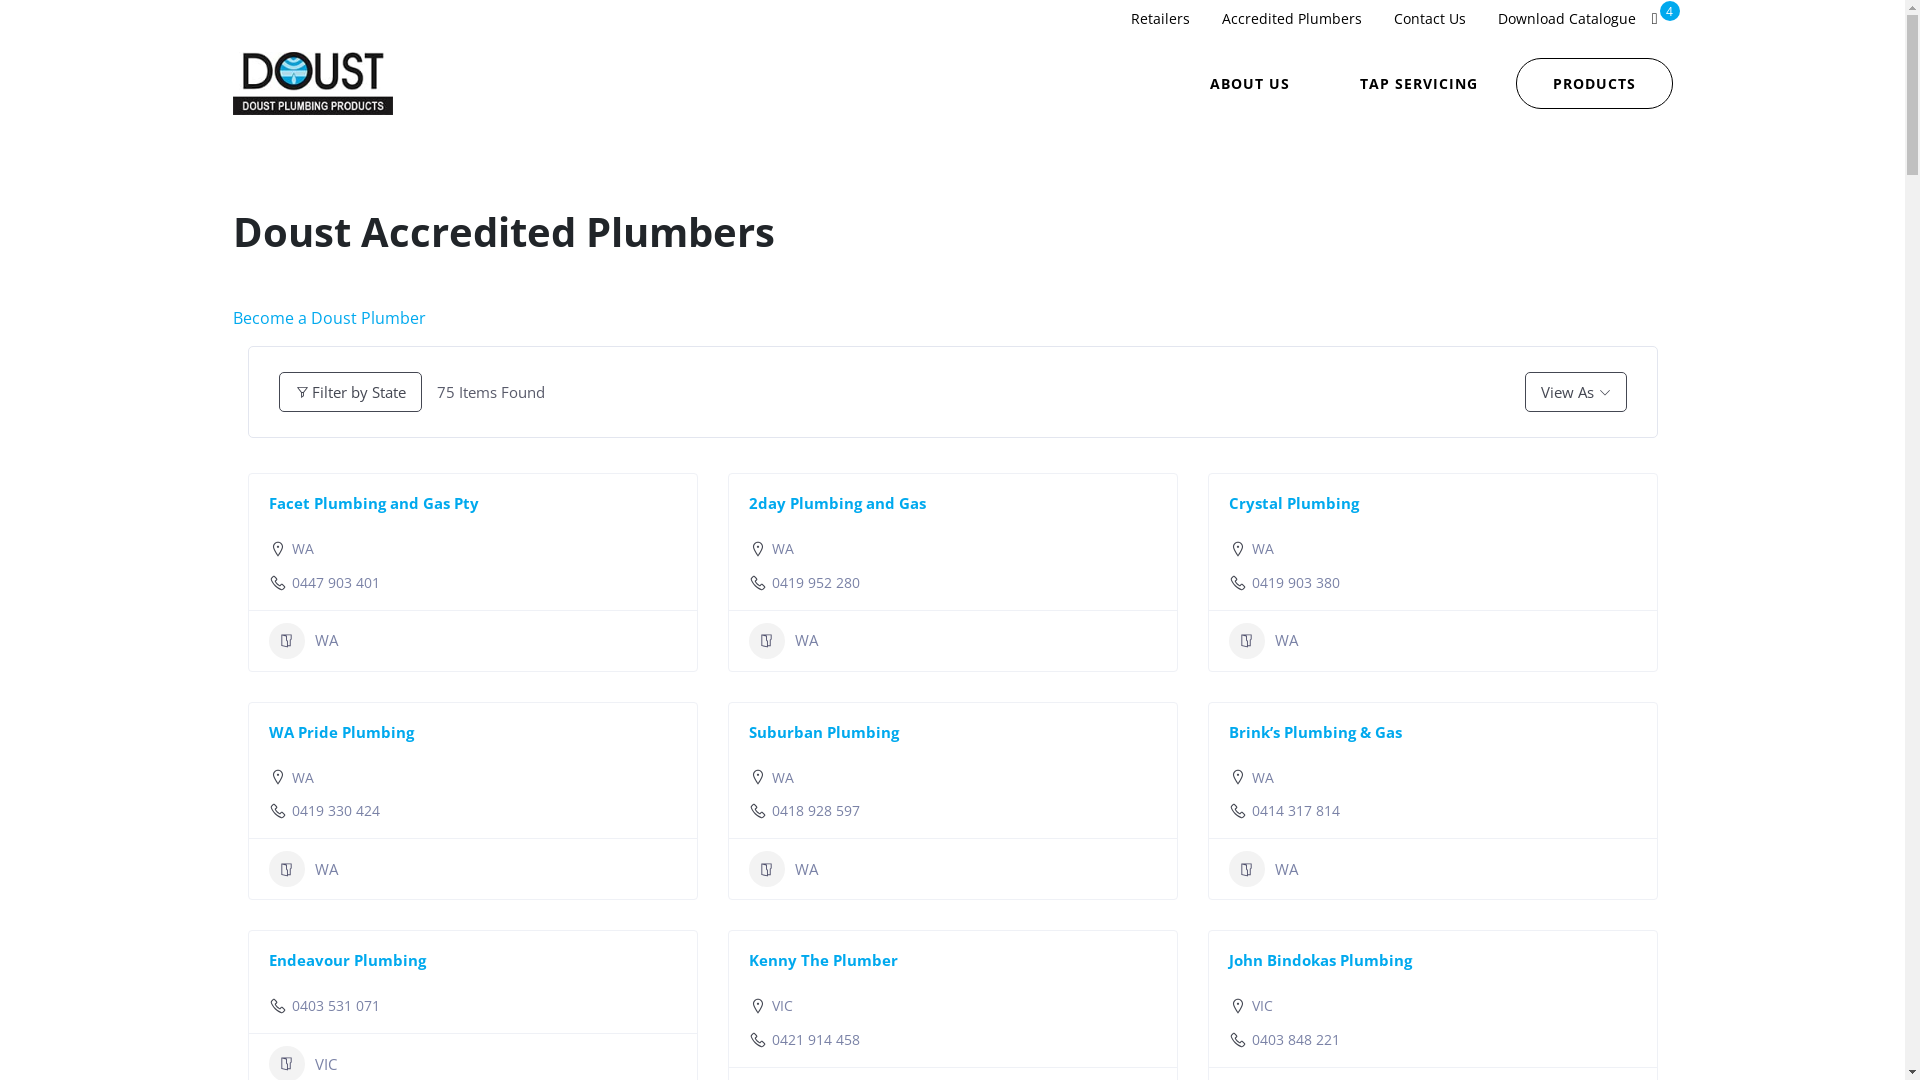  Describe the element at coordinates (1418, 82) in the screenshot. I see `'TAP SERVICING'` at that location.